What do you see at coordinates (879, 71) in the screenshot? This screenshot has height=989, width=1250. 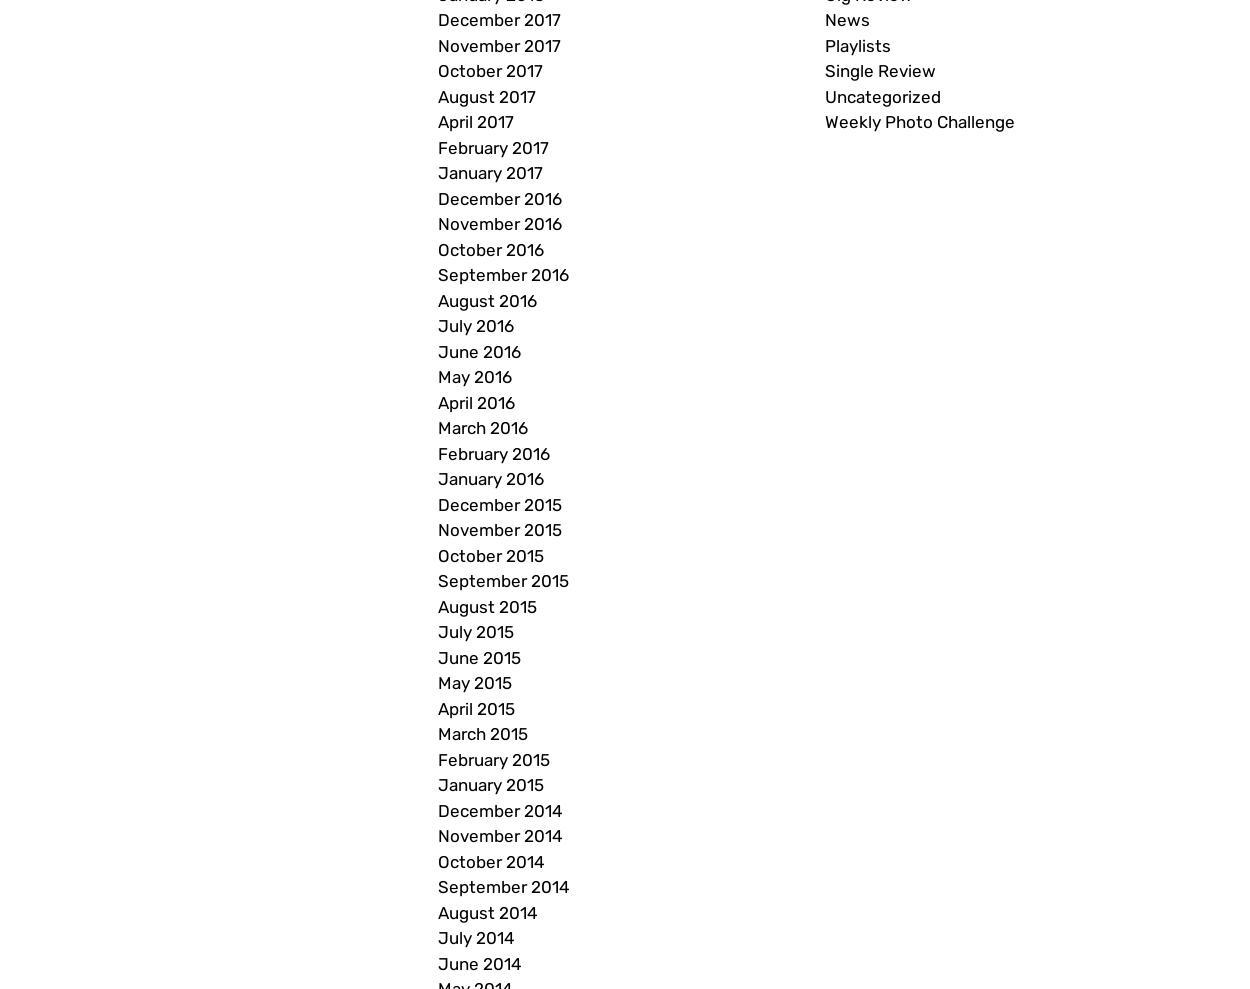 I see `'Single Review'` at bounding box center [879, 71].